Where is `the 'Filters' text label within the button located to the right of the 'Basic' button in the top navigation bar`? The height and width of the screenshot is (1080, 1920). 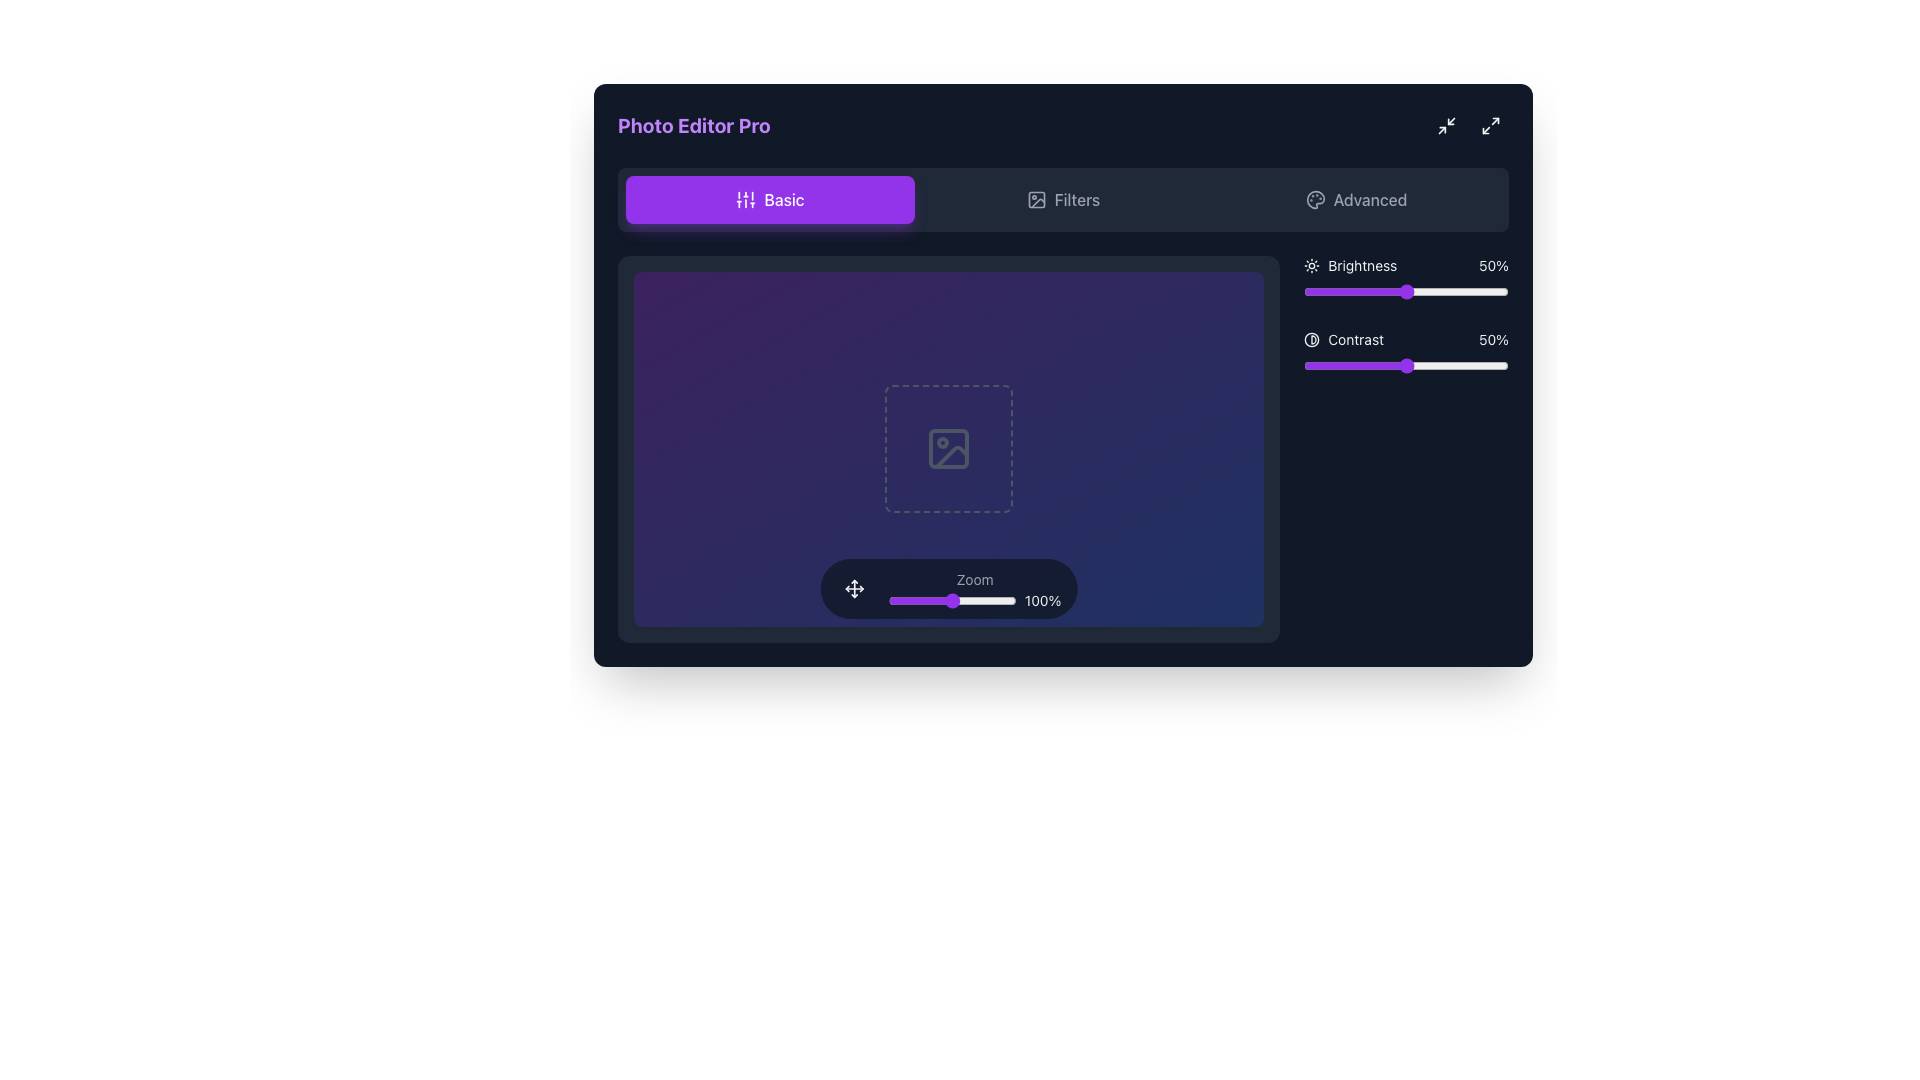
the 'Filters' text label within the button located to the right of the 'Basic' button in the top navigation bar is located at coordinates (1076, 200).